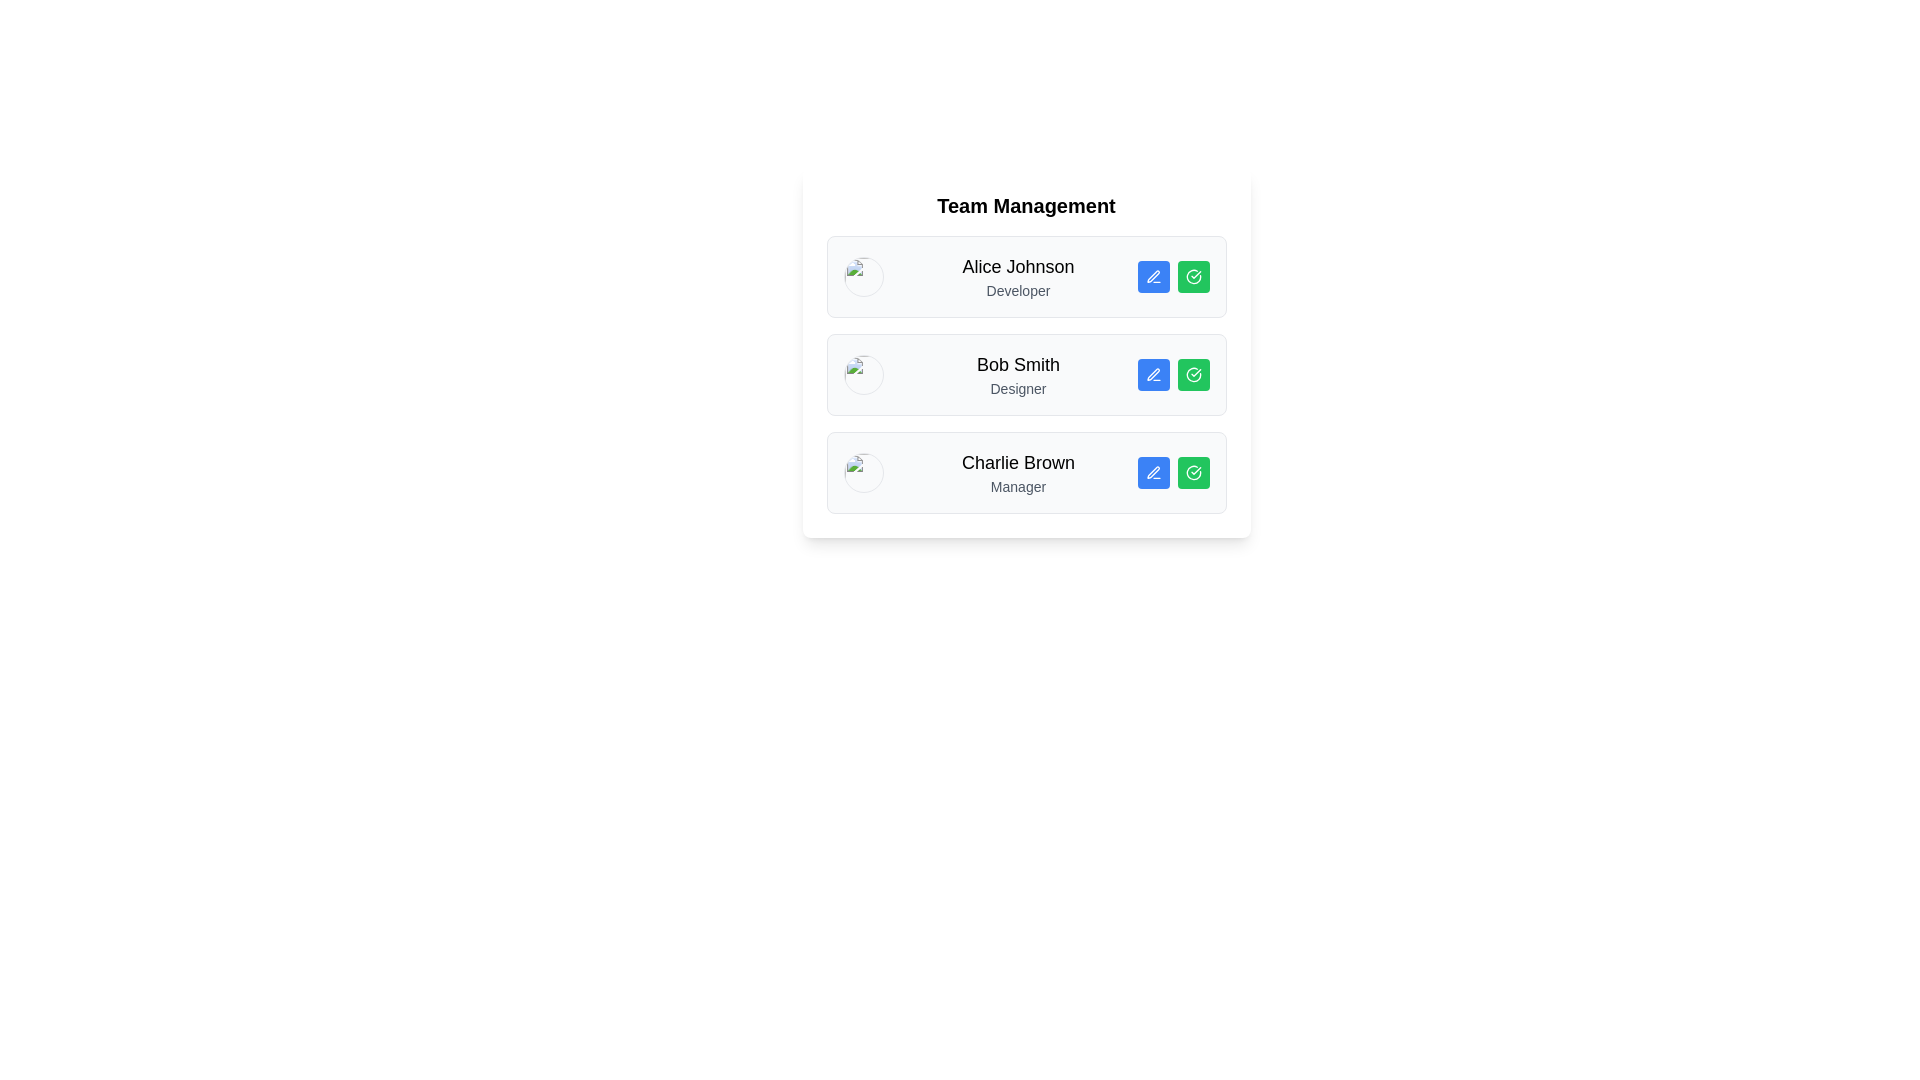 The image size is (1920, 1080). What do you see at coordinates (1018, 374) in the screenshot?
I see `the text label that identifies the user's name and role, located in the second card of a vertical list, positioned below 'Alice Johnson' and above 'Charlie Brown'` at bounding box center [1018, 374].